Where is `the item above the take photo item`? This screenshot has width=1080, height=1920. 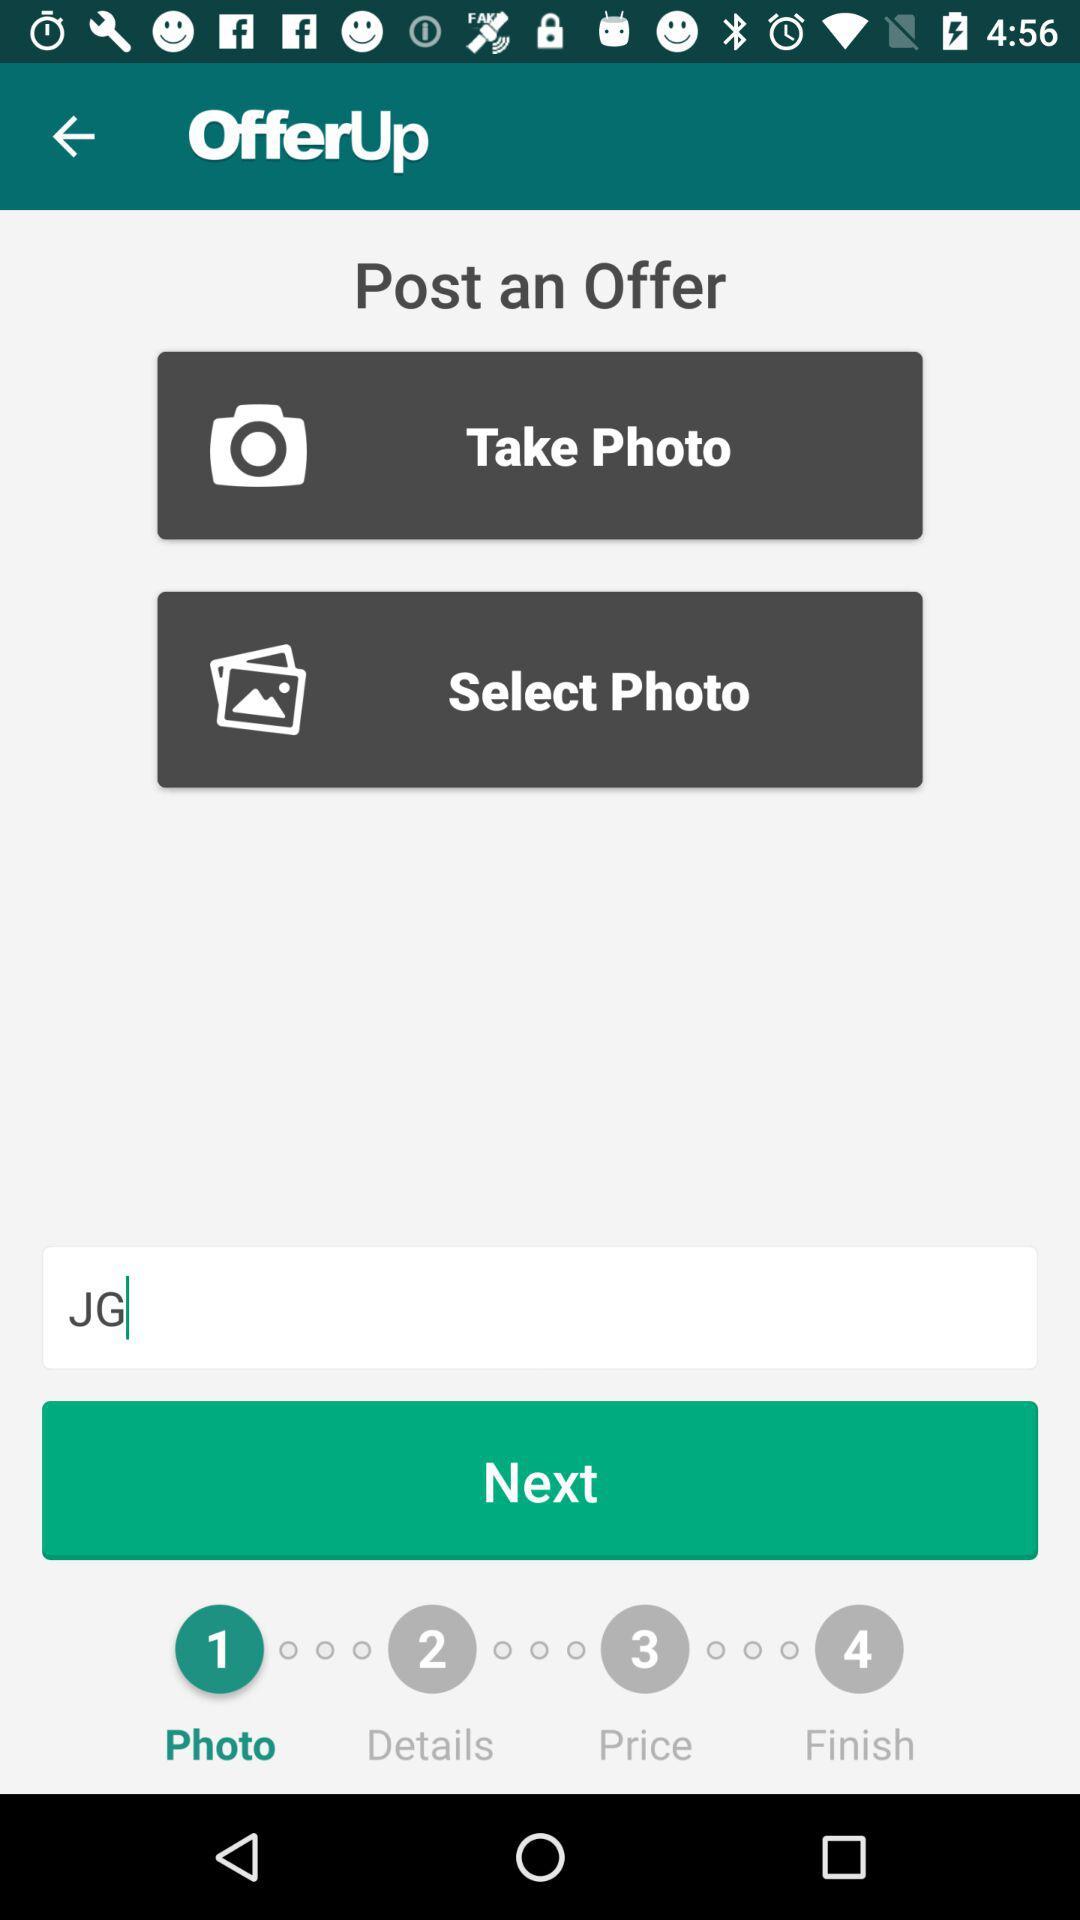
the item above the take photo item is located at coordinates (72, 135).